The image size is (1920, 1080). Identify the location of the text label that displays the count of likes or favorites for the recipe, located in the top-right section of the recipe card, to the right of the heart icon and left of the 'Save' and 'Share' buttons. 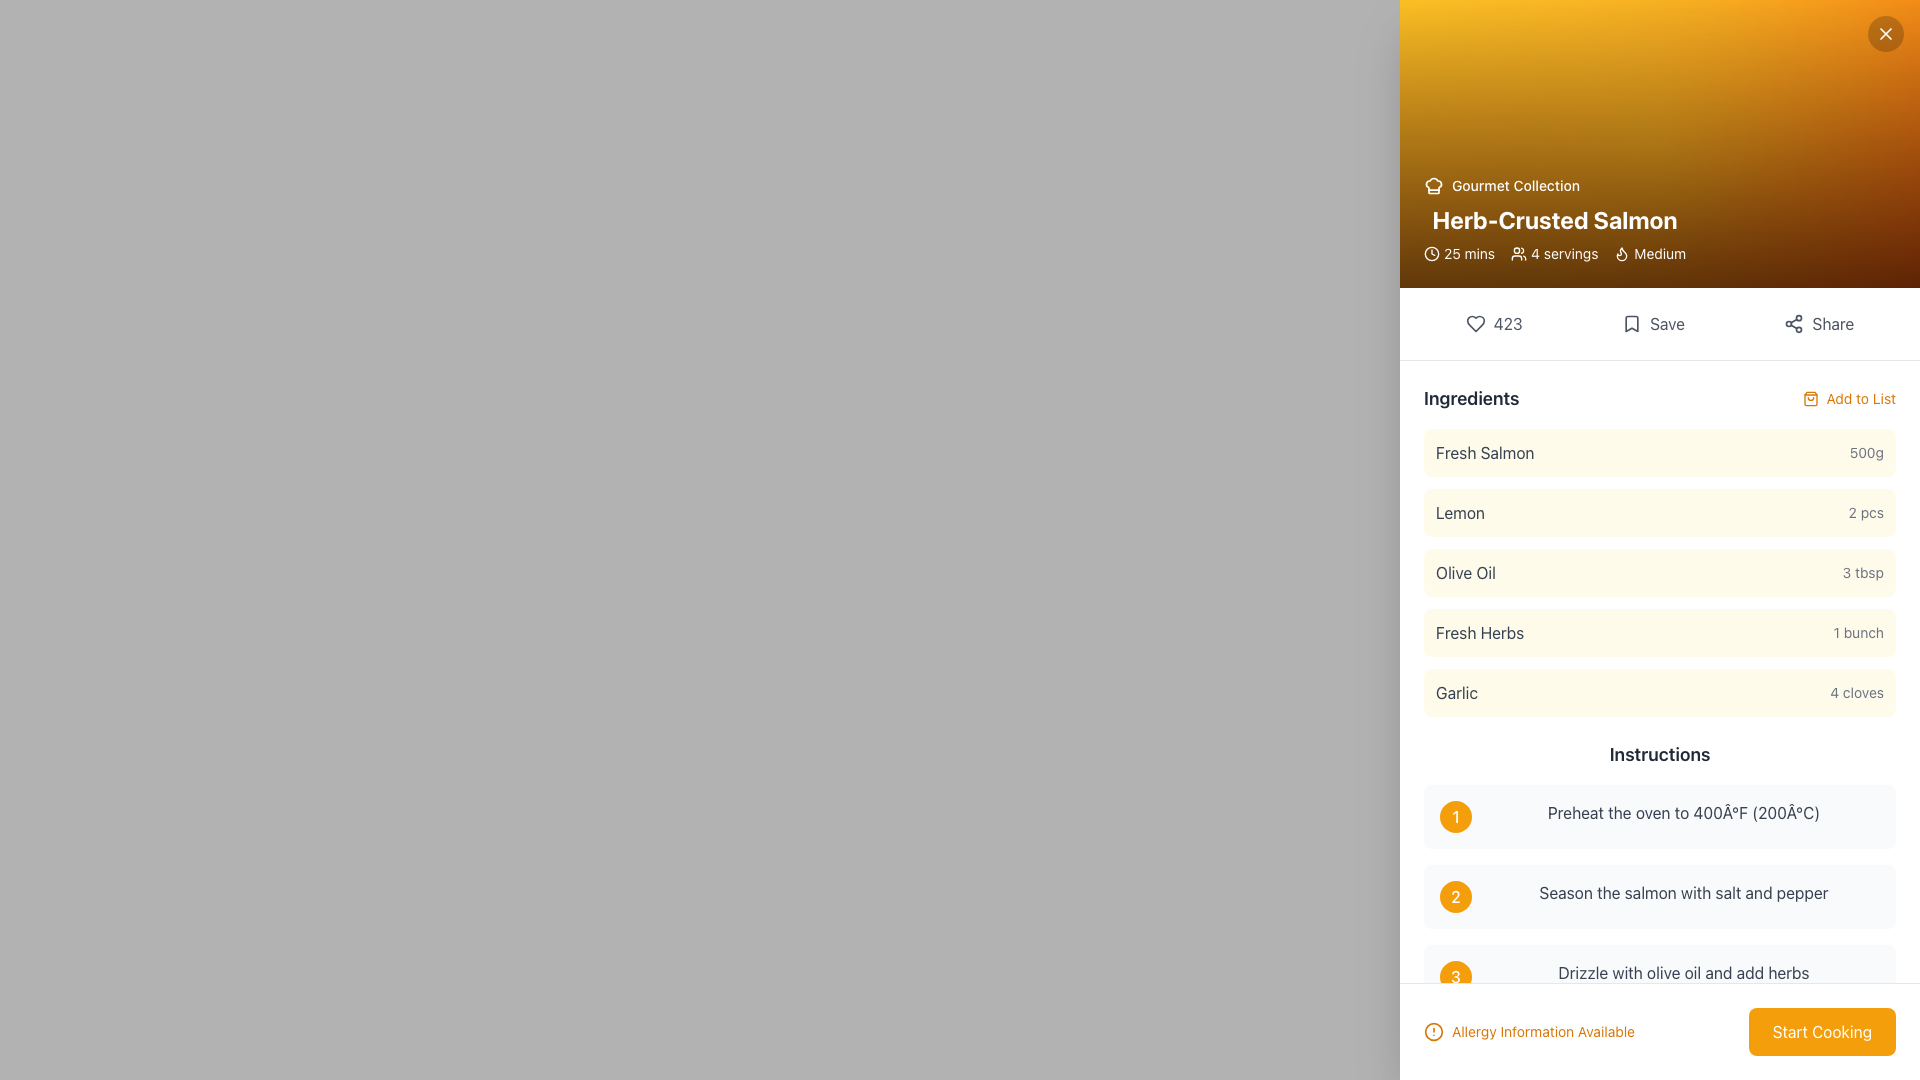
(1508, 323).